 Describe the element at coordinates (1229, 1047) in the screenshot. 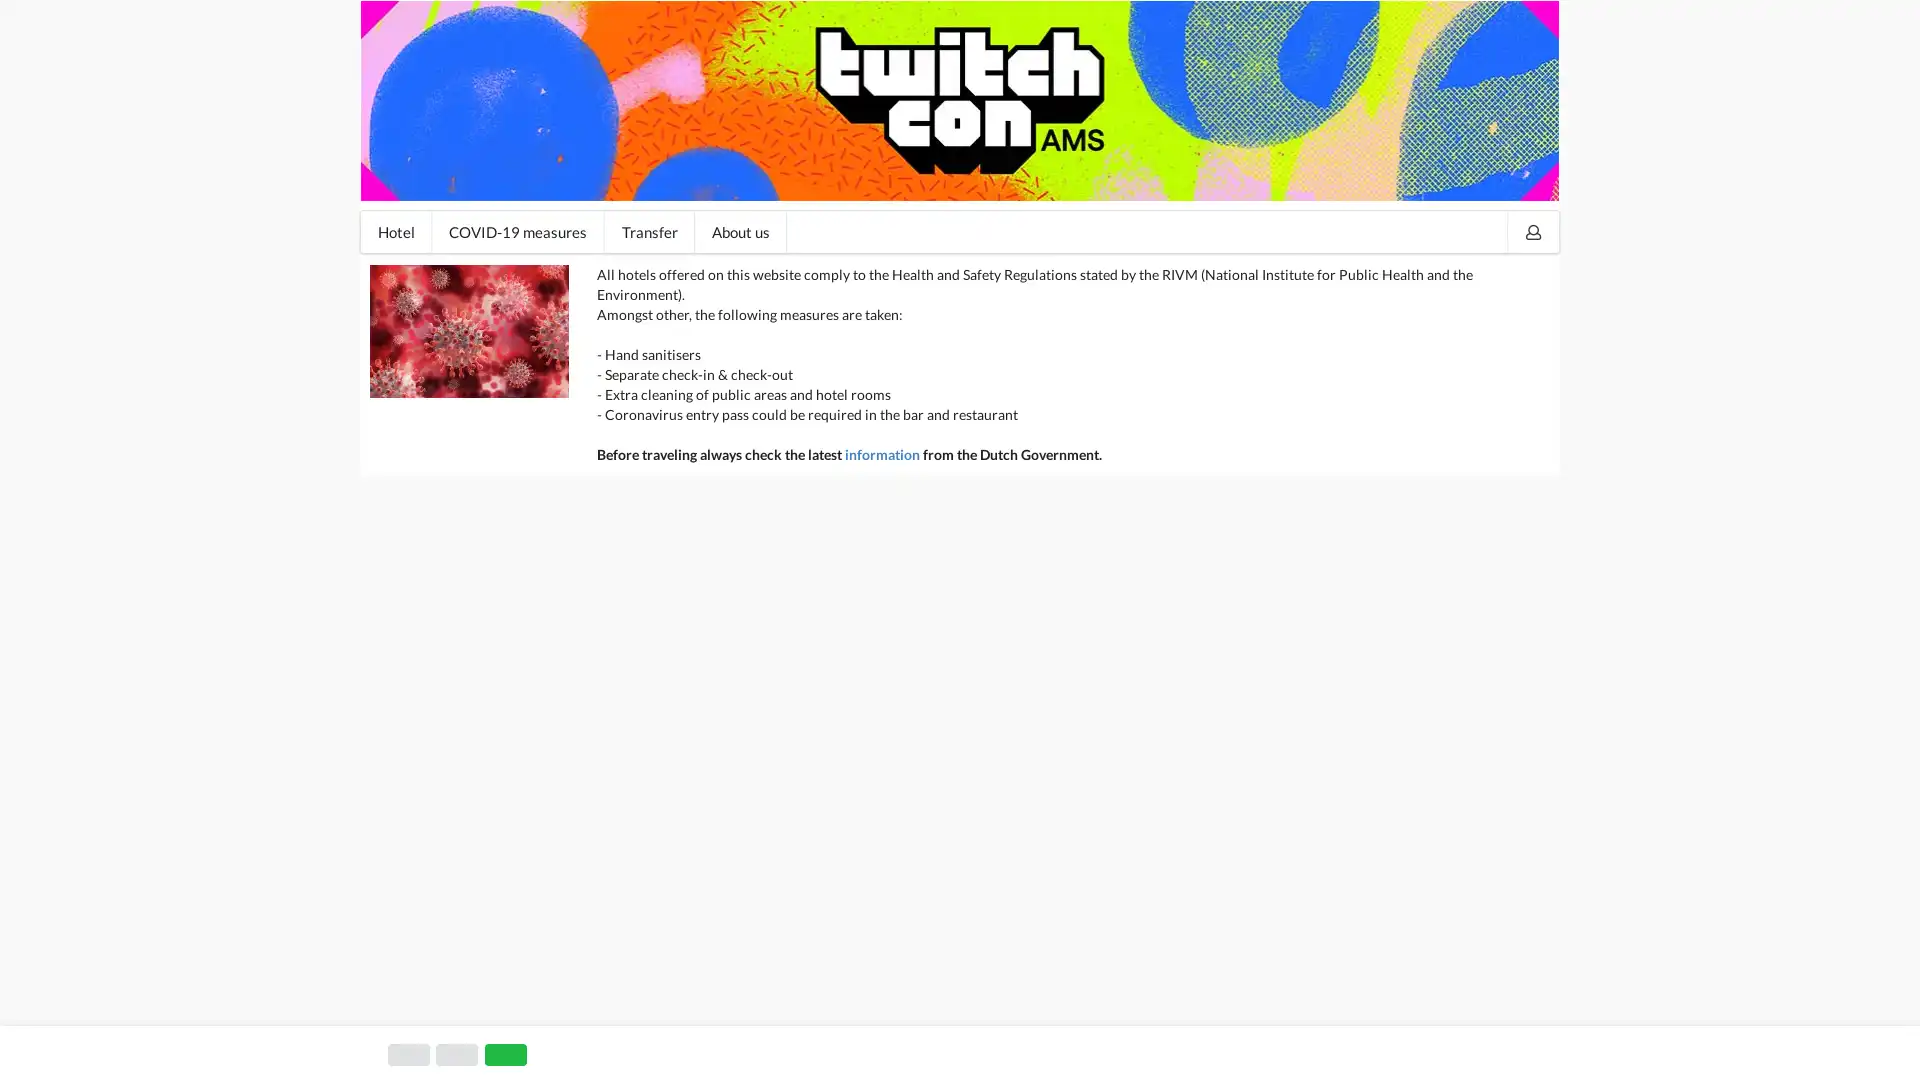

I see `Customise Settings` at that location.